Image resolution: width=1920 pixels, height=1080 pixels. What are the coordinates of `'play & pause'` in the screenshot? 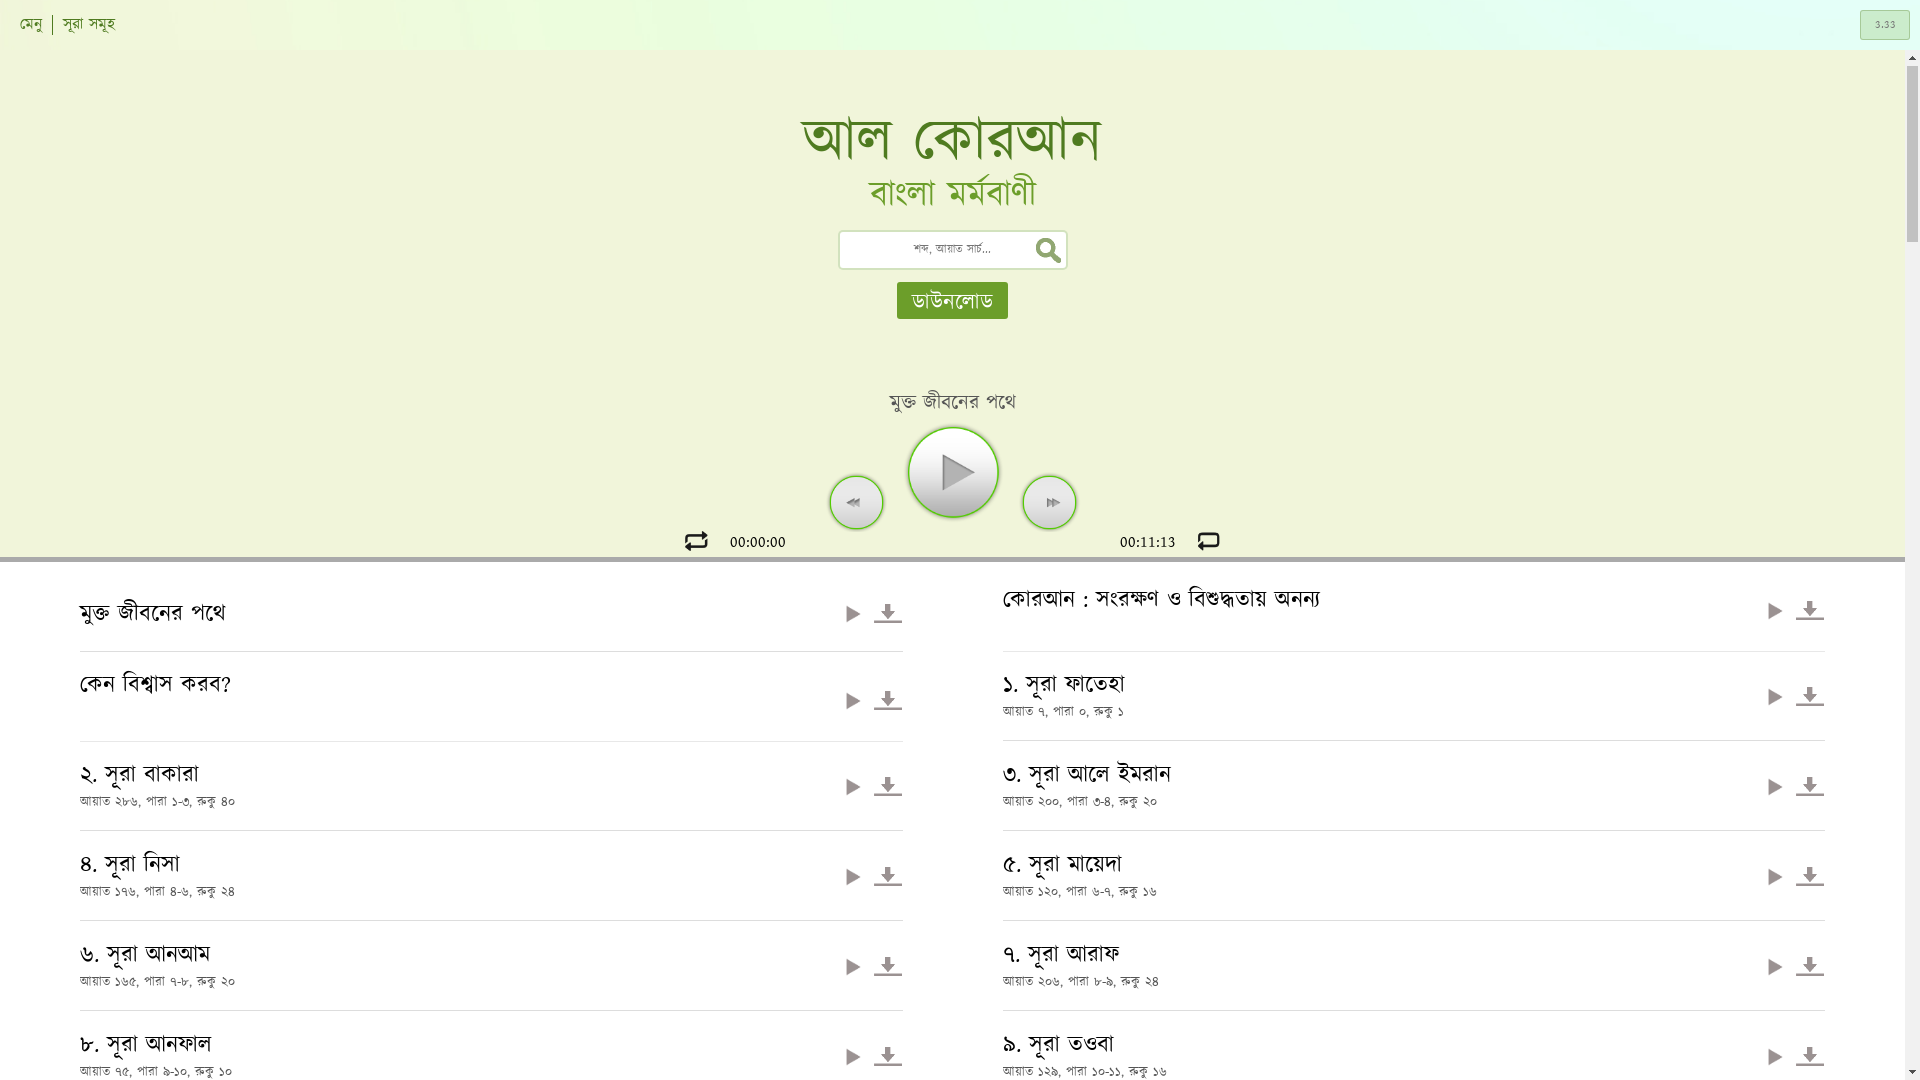 It's located at (950, 471).